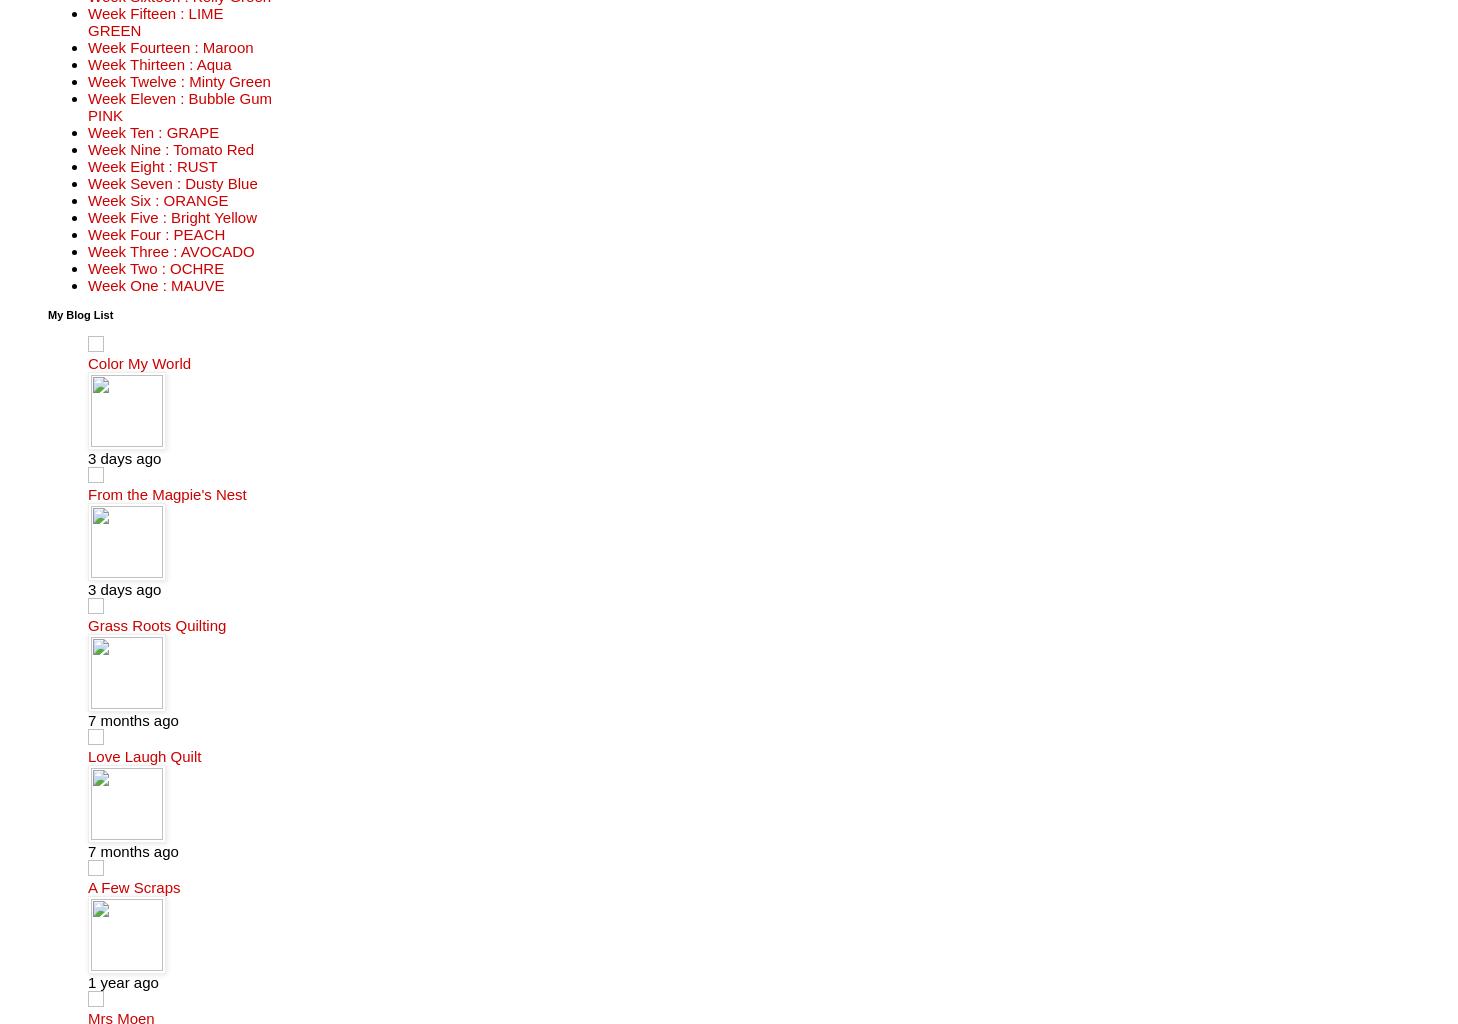  Describe the element at coordinates (152, 130) in the screenshot. I see `'Week Ten : GRAPE'` at that location.